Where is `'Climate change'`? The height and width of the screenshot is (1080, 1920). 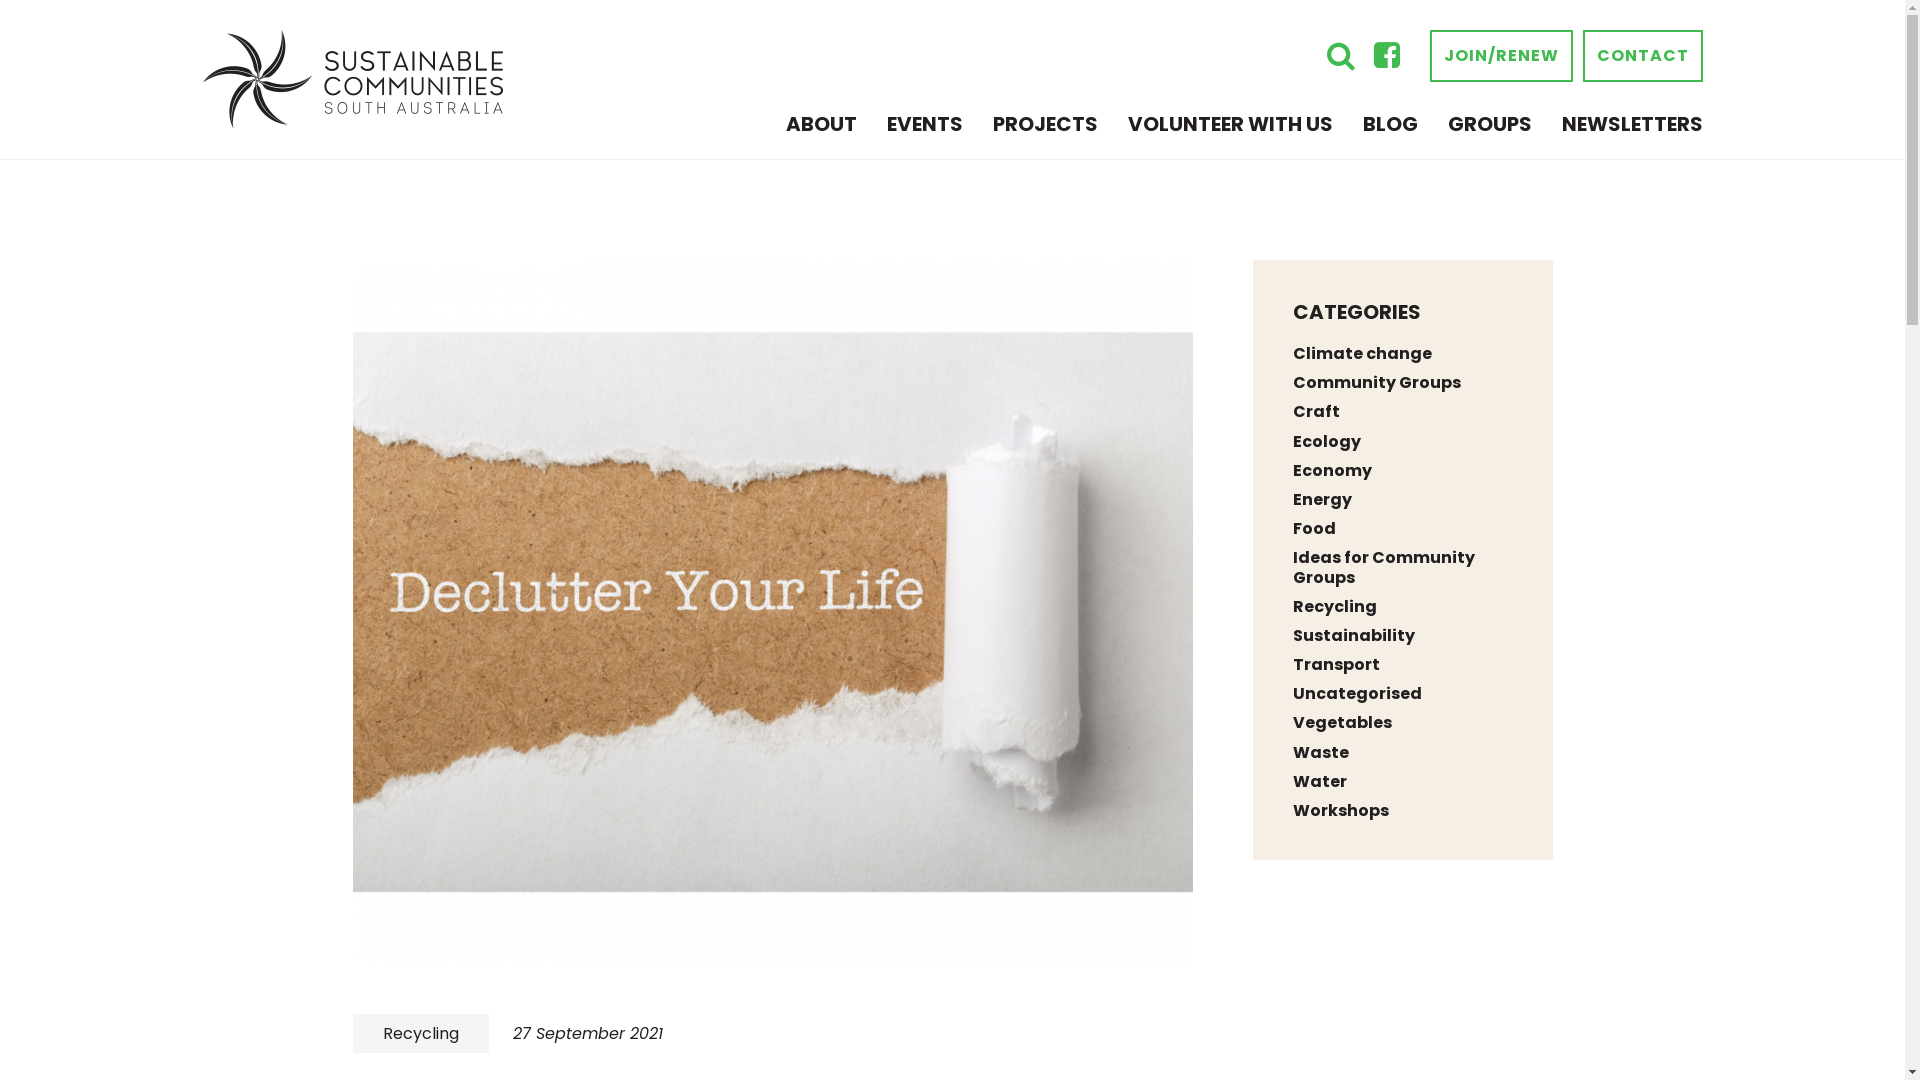 'Climate change' is located at coordinates (1360, 352).